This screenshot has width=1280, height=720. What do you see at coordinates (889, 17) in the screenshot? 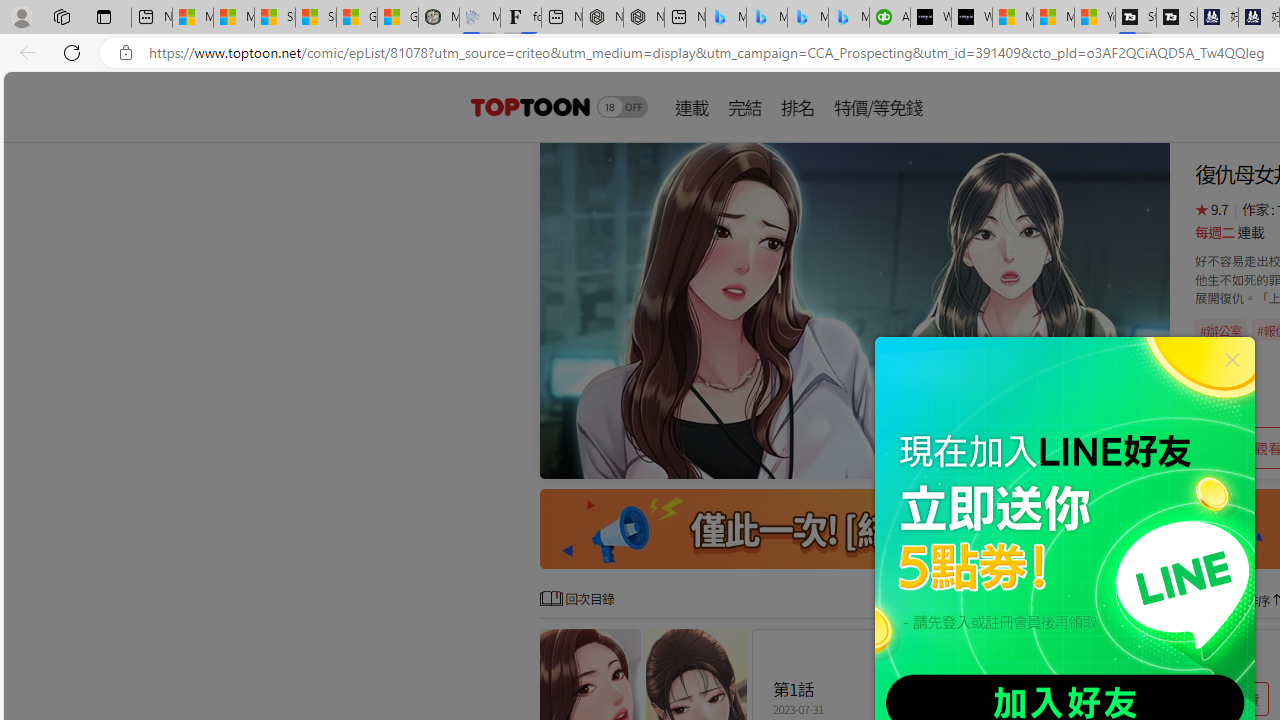
I see `'Accounting Software for Accountants, CPAs and Bookkeepers'` at bounding box center [889, 17].